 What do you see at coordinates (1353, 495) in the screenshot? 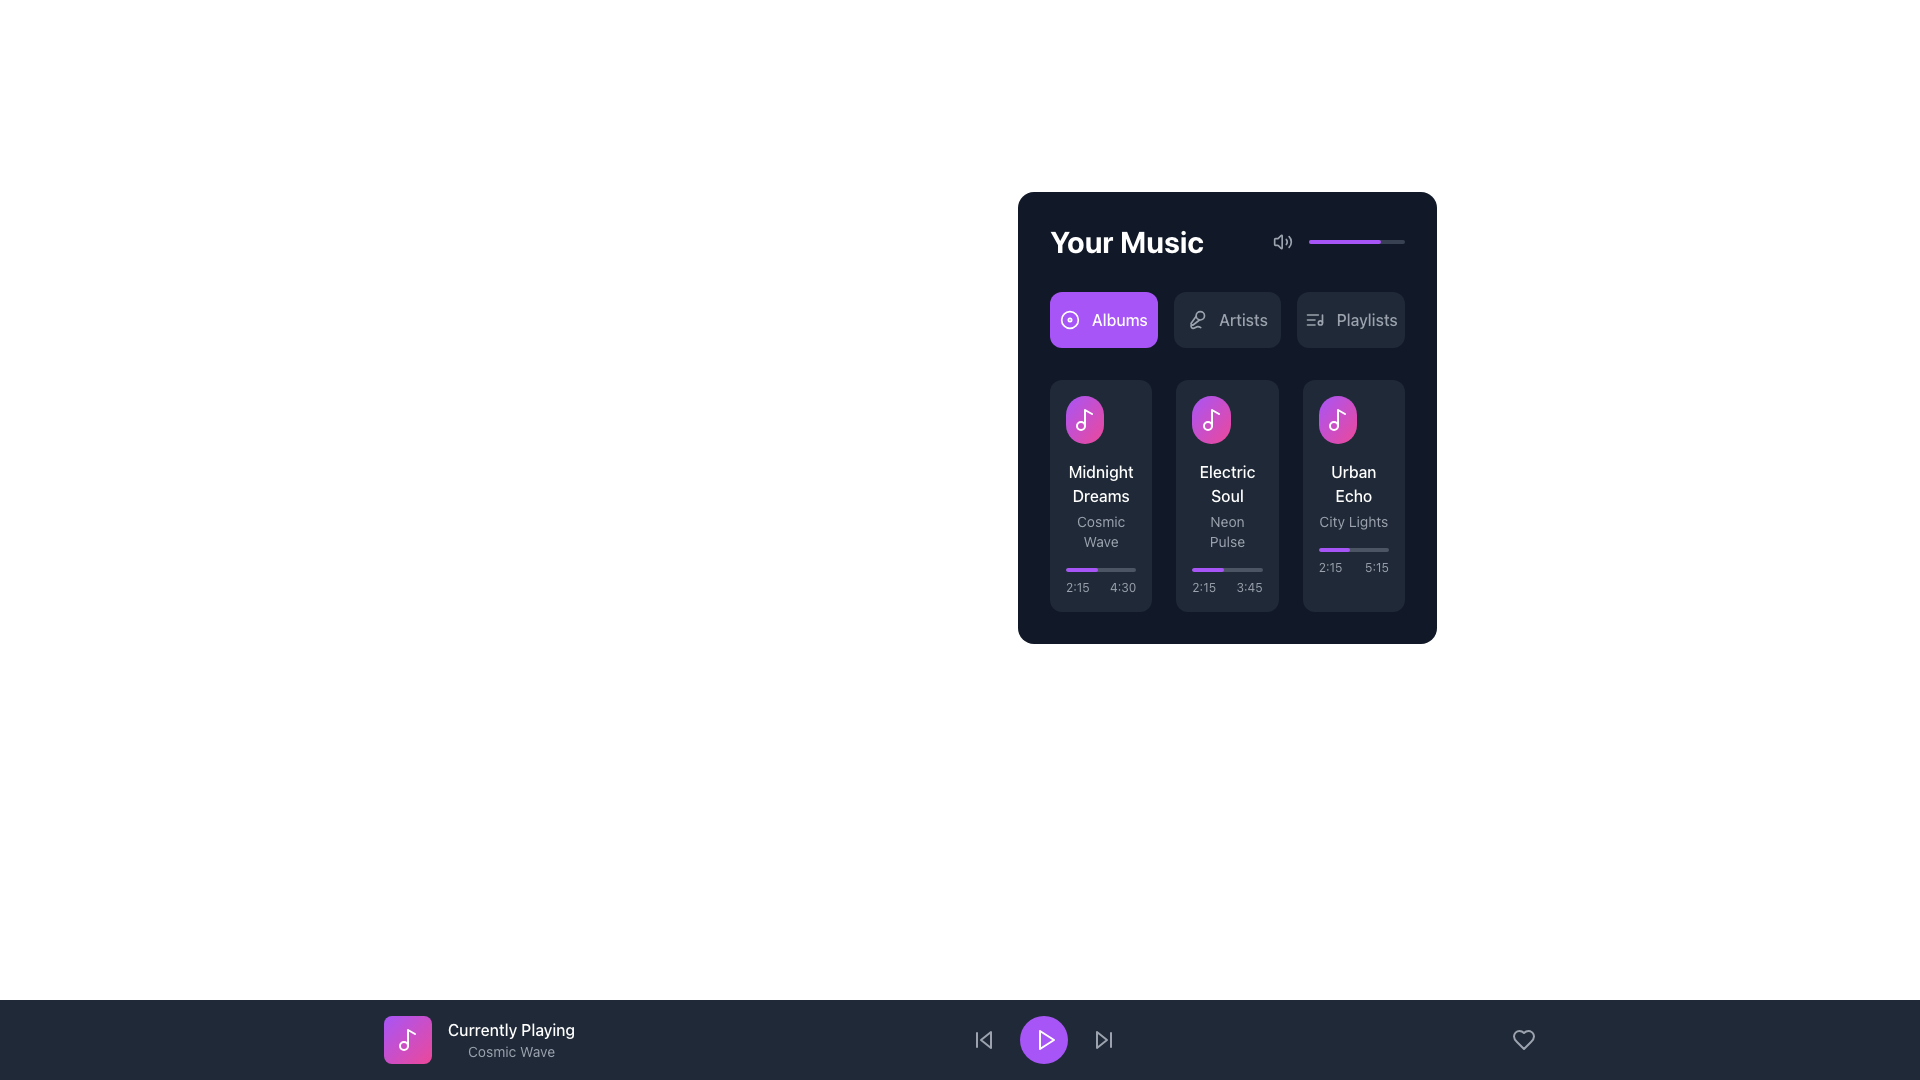
I see `the progress bar of the music card, which is the third card in the grid layout under the 'Albums' section in the 'Your Music' interface, to seek a specific time` at bounding box center [1353, 495].